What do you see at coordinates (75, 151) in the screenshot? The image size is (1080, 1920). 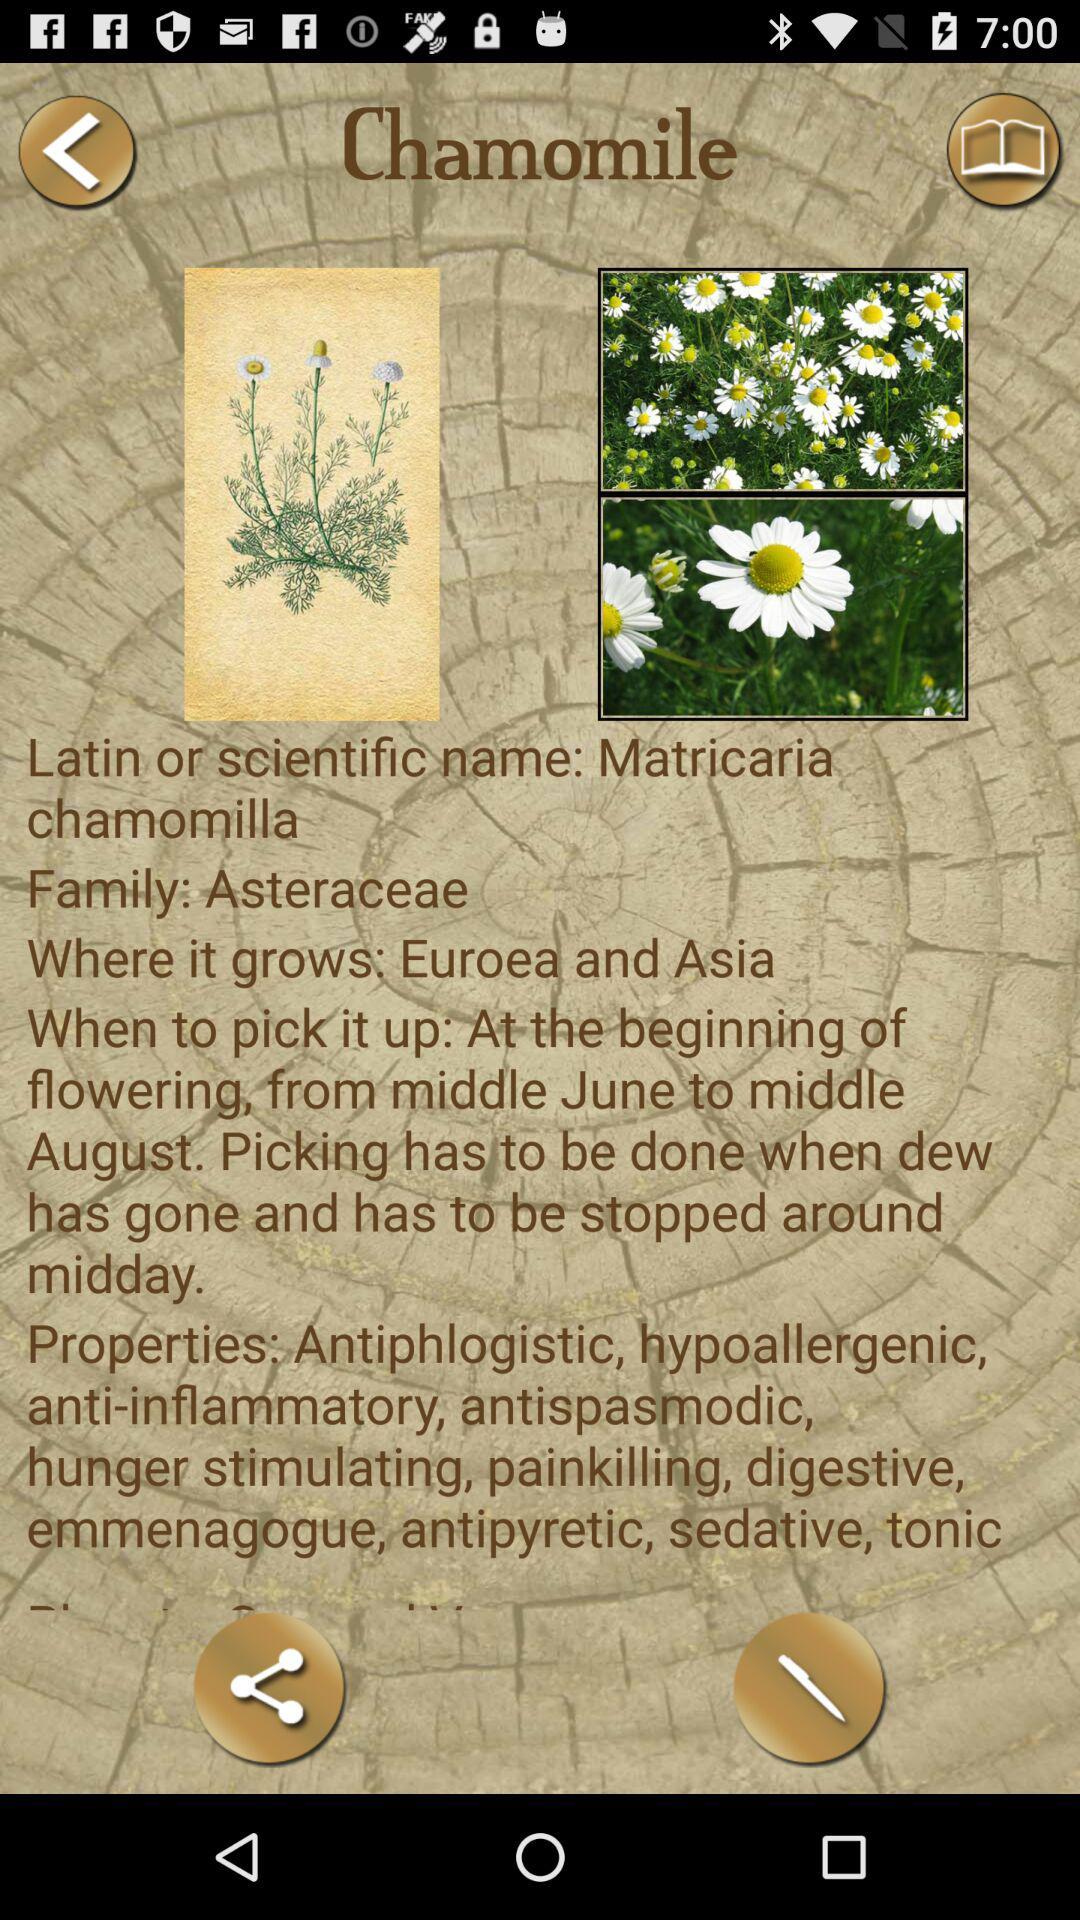 I see `go back` at bounding box center [75, 151].